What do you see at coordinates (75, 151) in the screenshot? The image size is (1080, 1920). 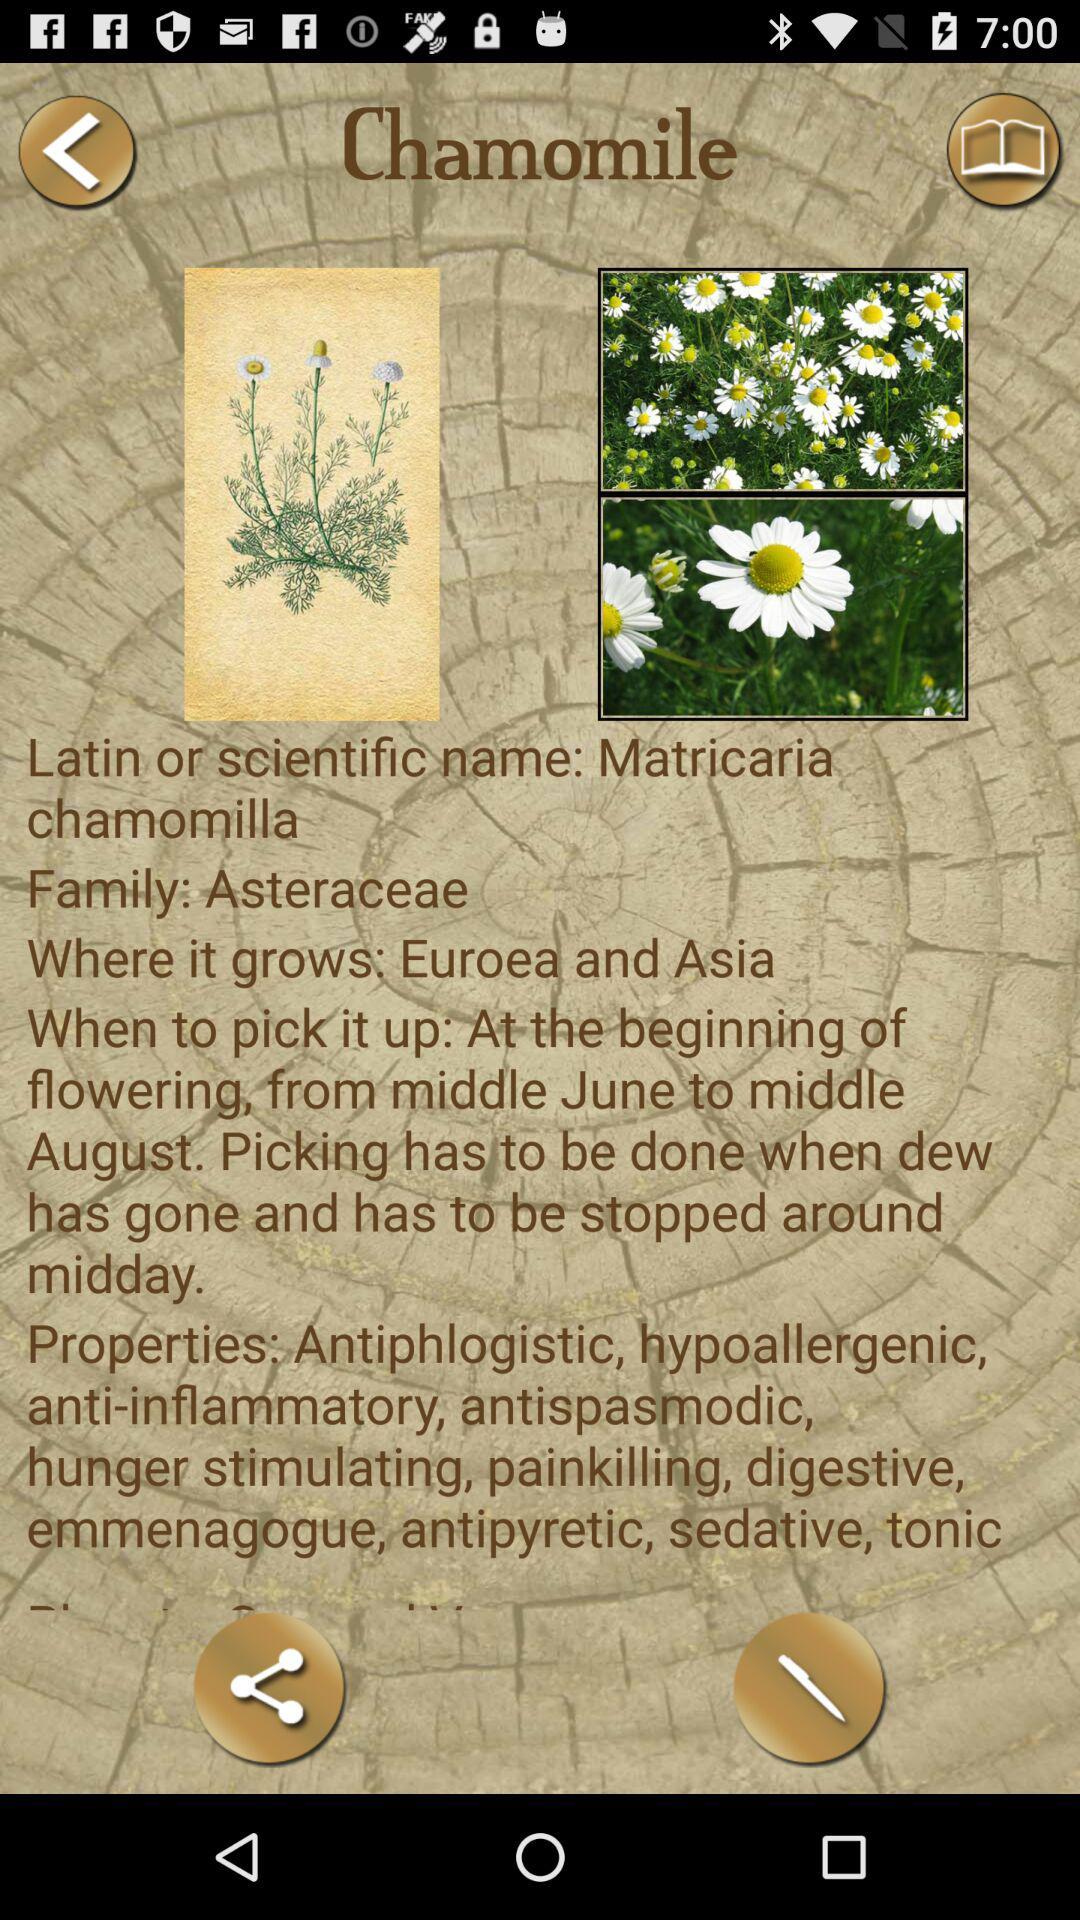 I see `go back` at bounding box center [75, 151].